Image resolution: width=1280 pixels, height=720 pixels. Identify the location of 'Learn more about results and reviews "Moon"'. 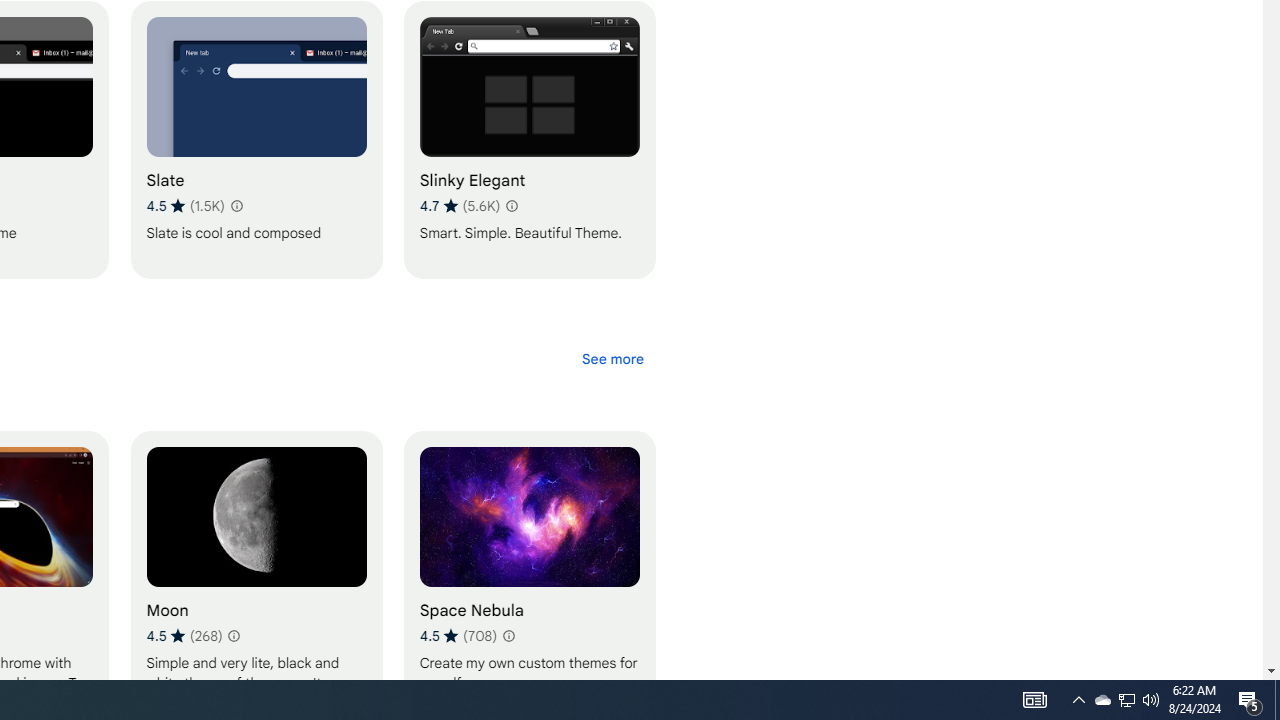
(233, 636).